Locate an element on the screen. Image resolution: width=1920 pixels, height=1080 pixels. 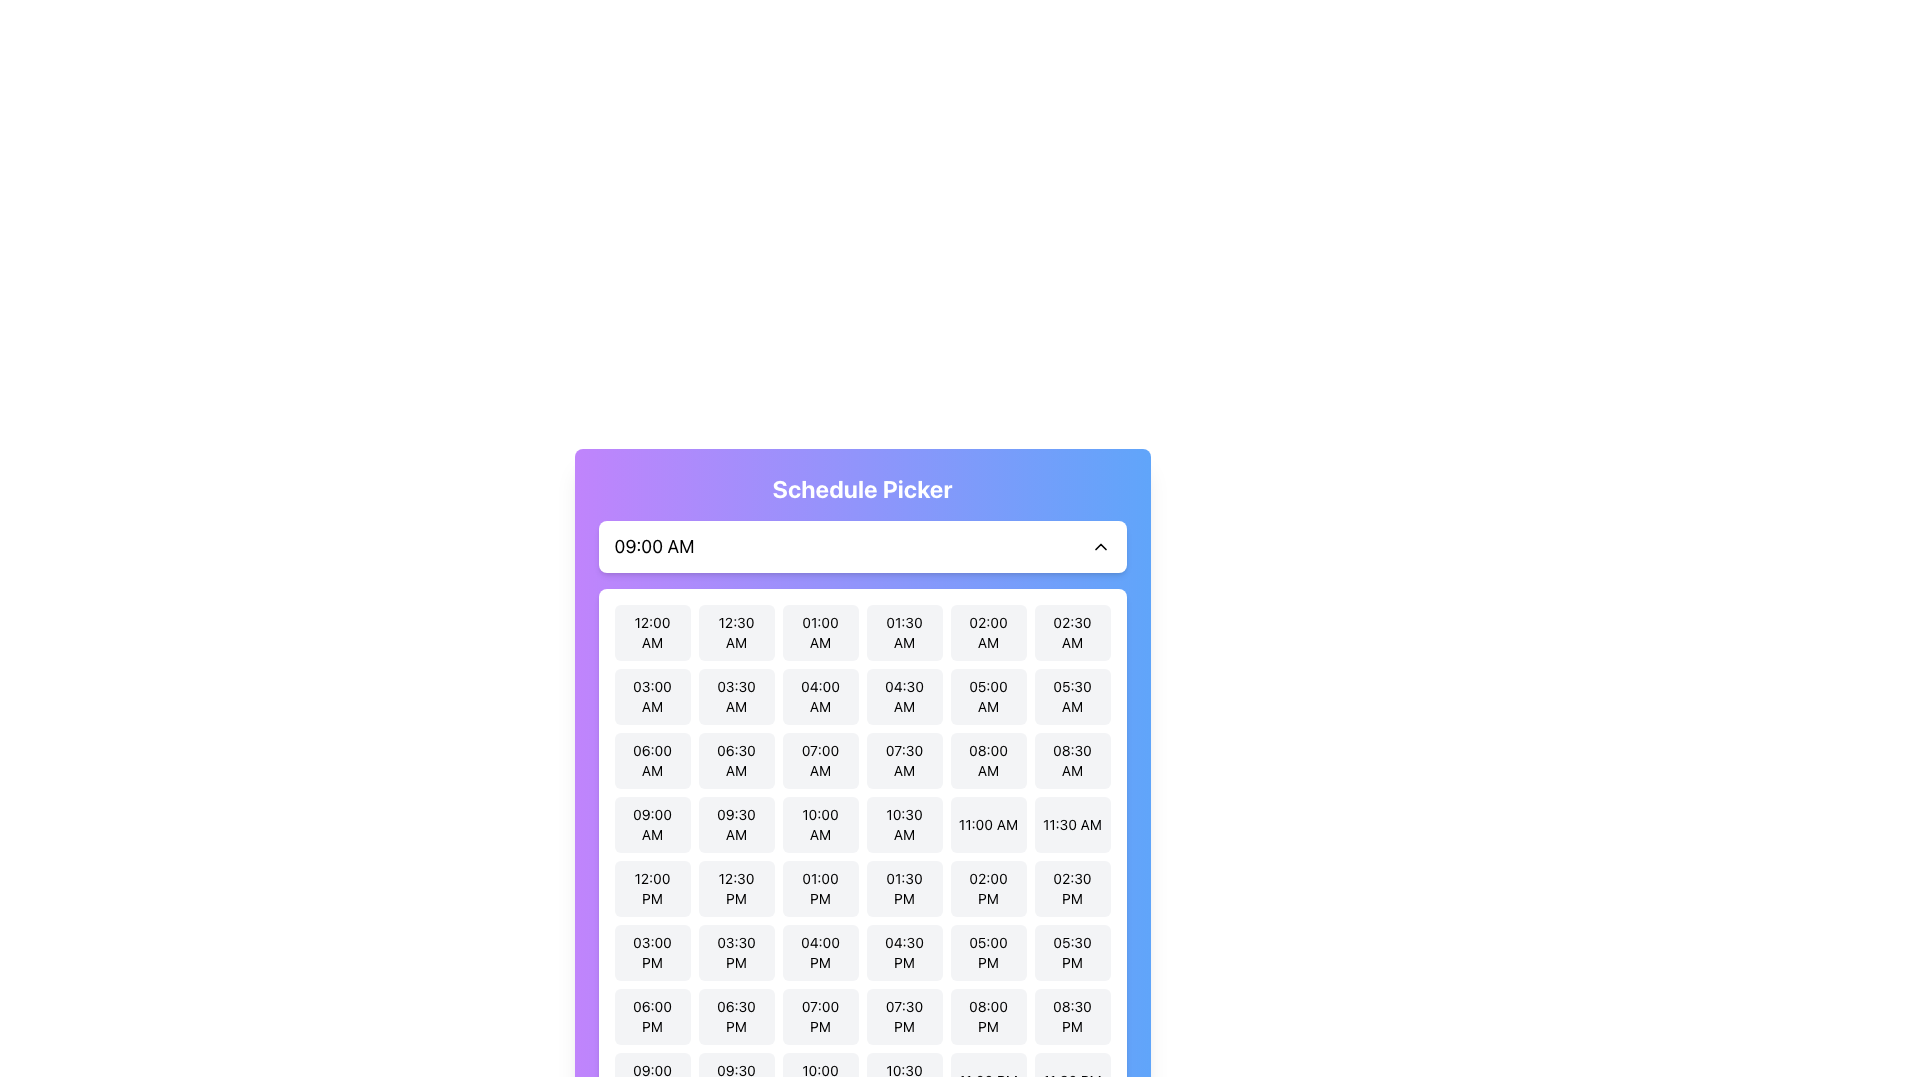
the button representing the selectable time slot for '12:00 AM' in the 'Schedule Picker' is located at coordinates (652, 632).